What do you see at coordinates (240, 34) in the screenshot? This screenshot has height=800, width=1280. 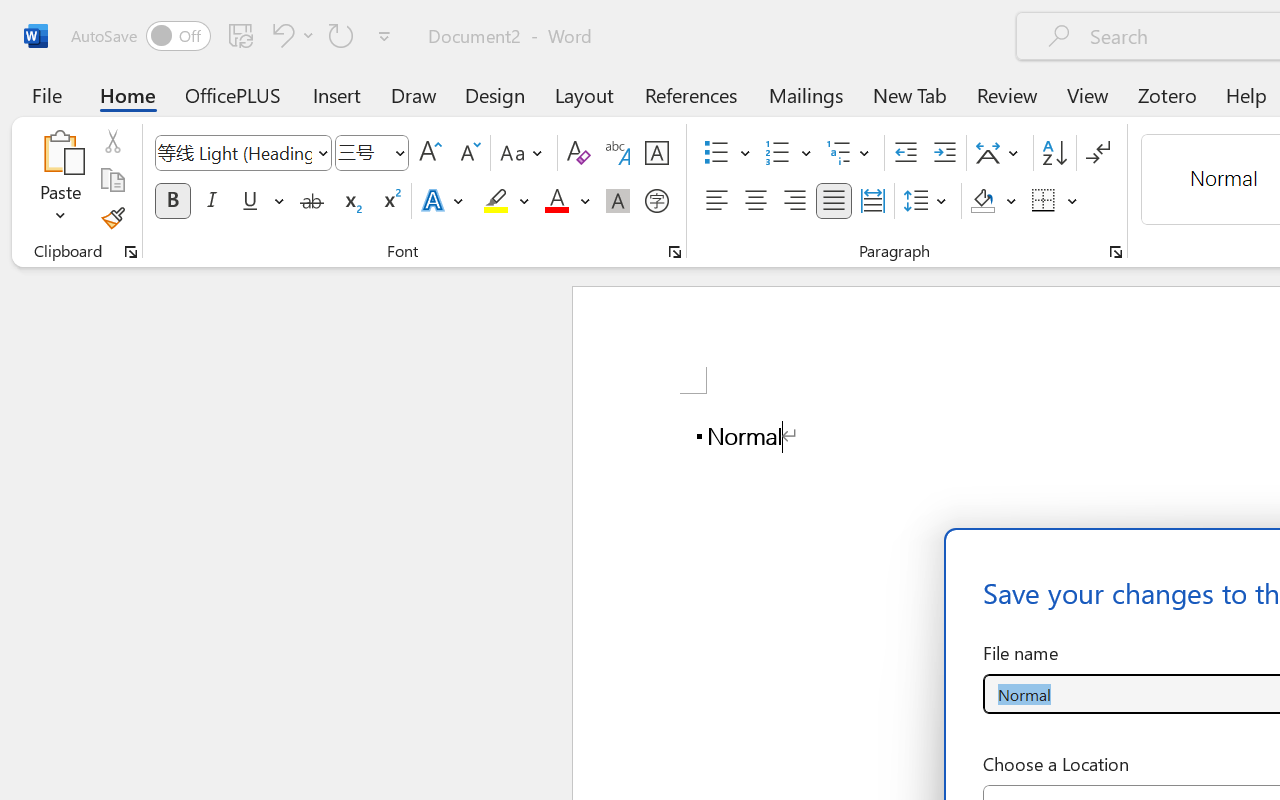 I see `'Save'` at bounding box center [240, 34].